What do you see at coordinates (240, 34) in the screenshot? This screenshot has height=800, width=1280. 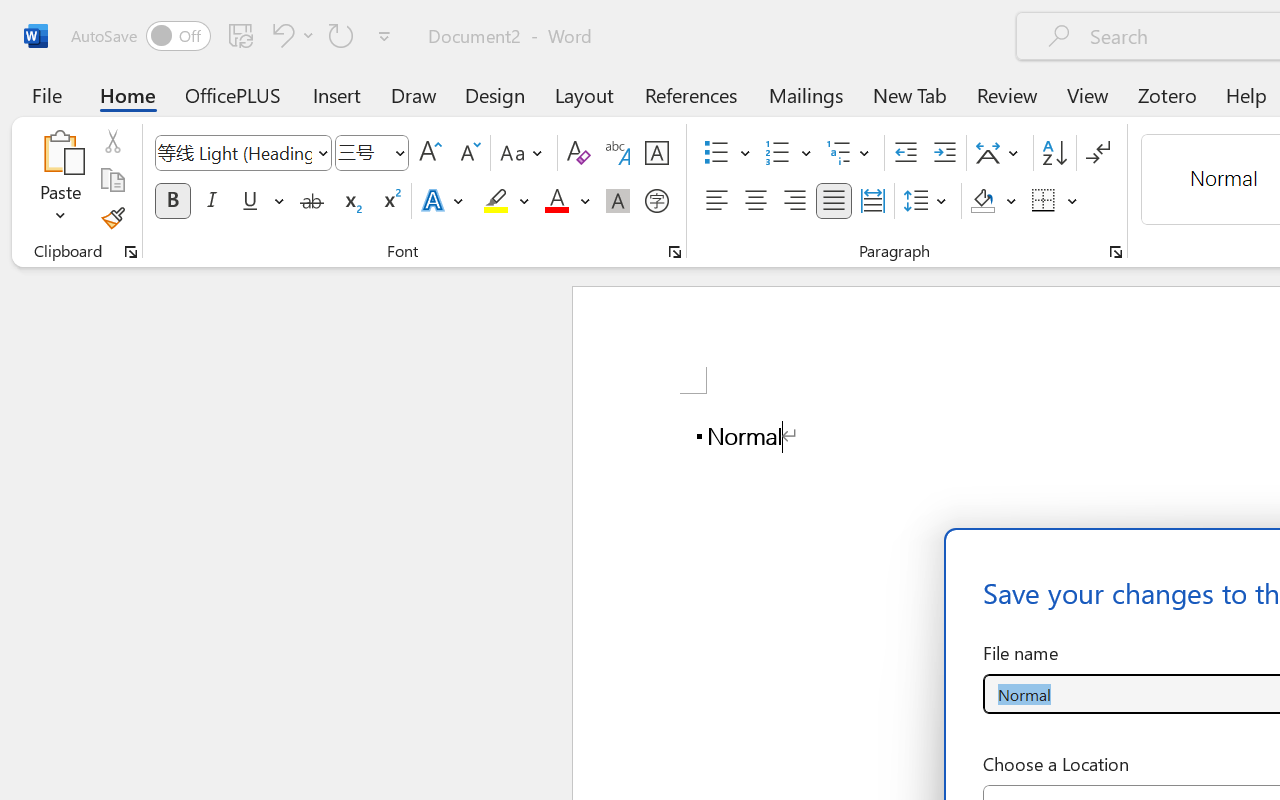 I see `'Save'` at bounding box center [240, 34].